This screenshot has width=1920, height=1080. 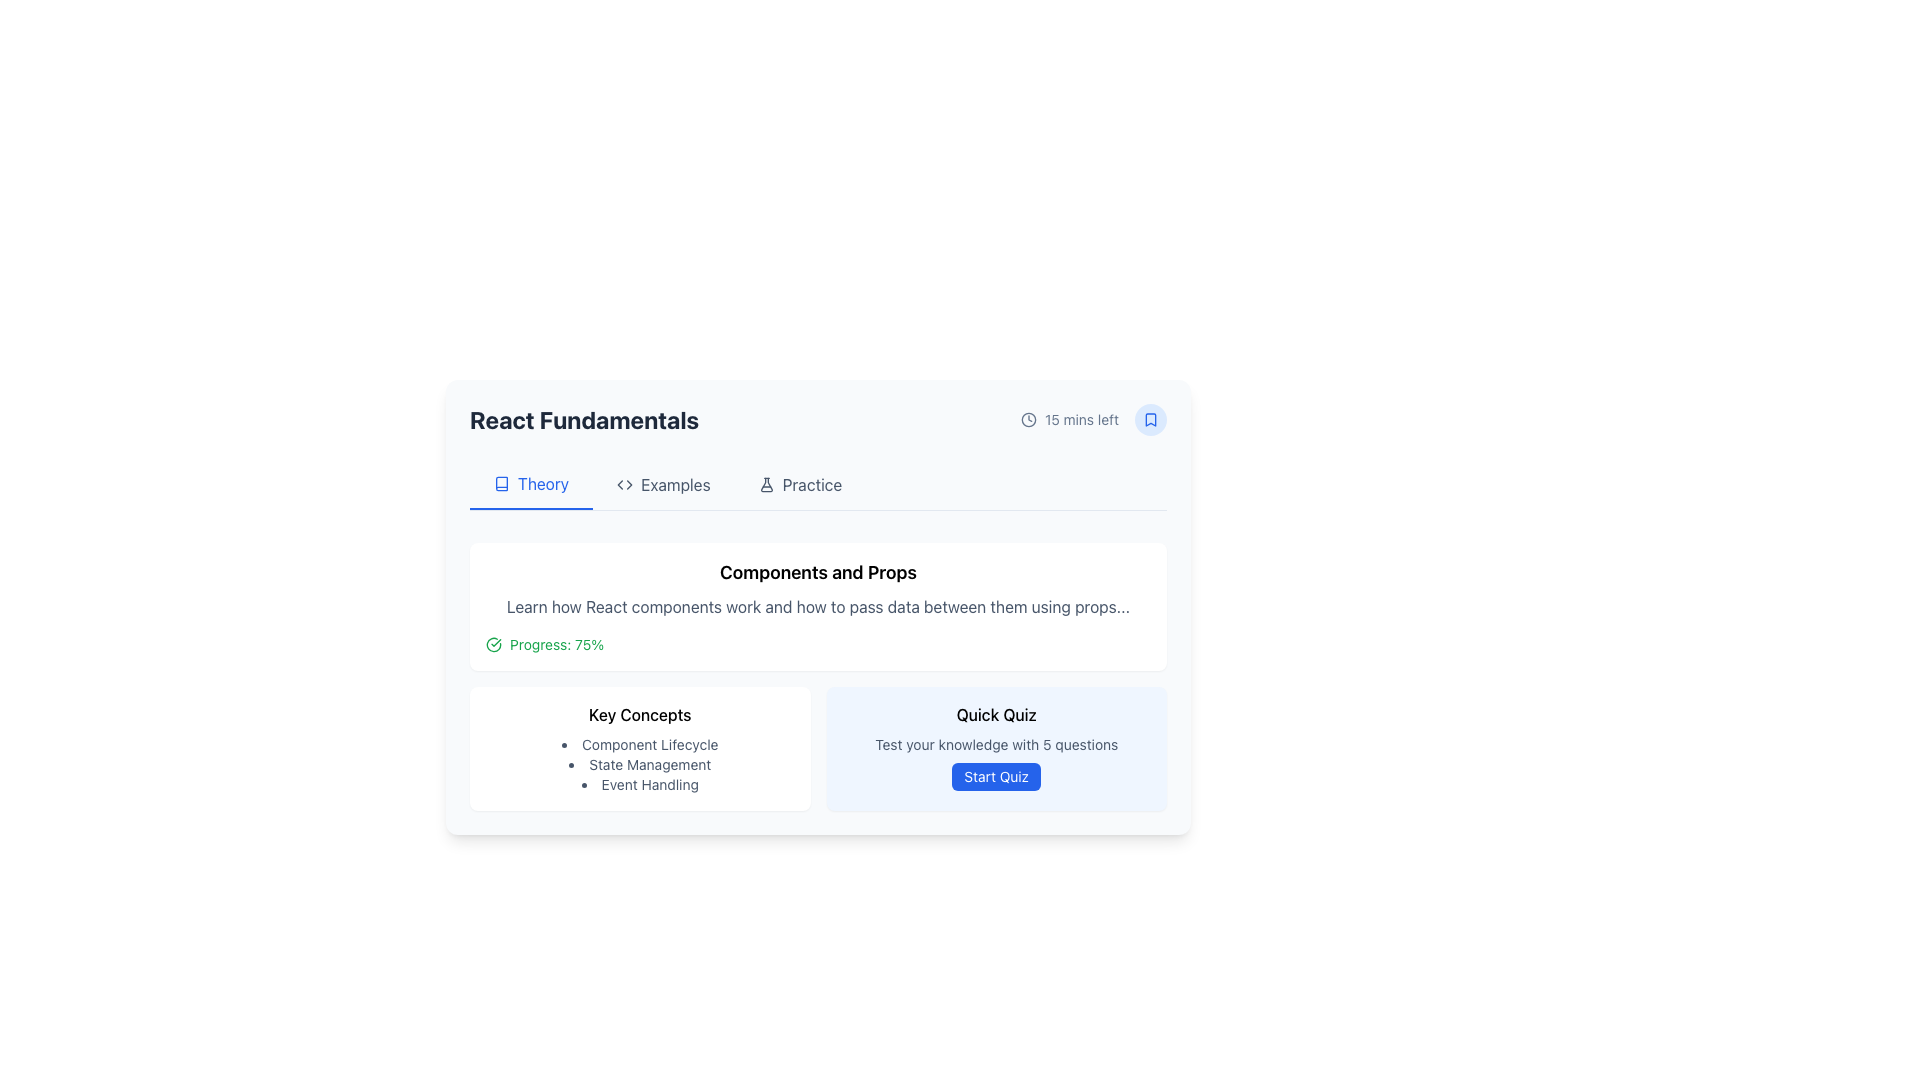 What do you see at coordinates (765, 485) in the screenshot?
I see `the icon located to the left of the 'Practice' text within the 'Practice' button, enhancing its recognizability` at bounding box center [765, 485].